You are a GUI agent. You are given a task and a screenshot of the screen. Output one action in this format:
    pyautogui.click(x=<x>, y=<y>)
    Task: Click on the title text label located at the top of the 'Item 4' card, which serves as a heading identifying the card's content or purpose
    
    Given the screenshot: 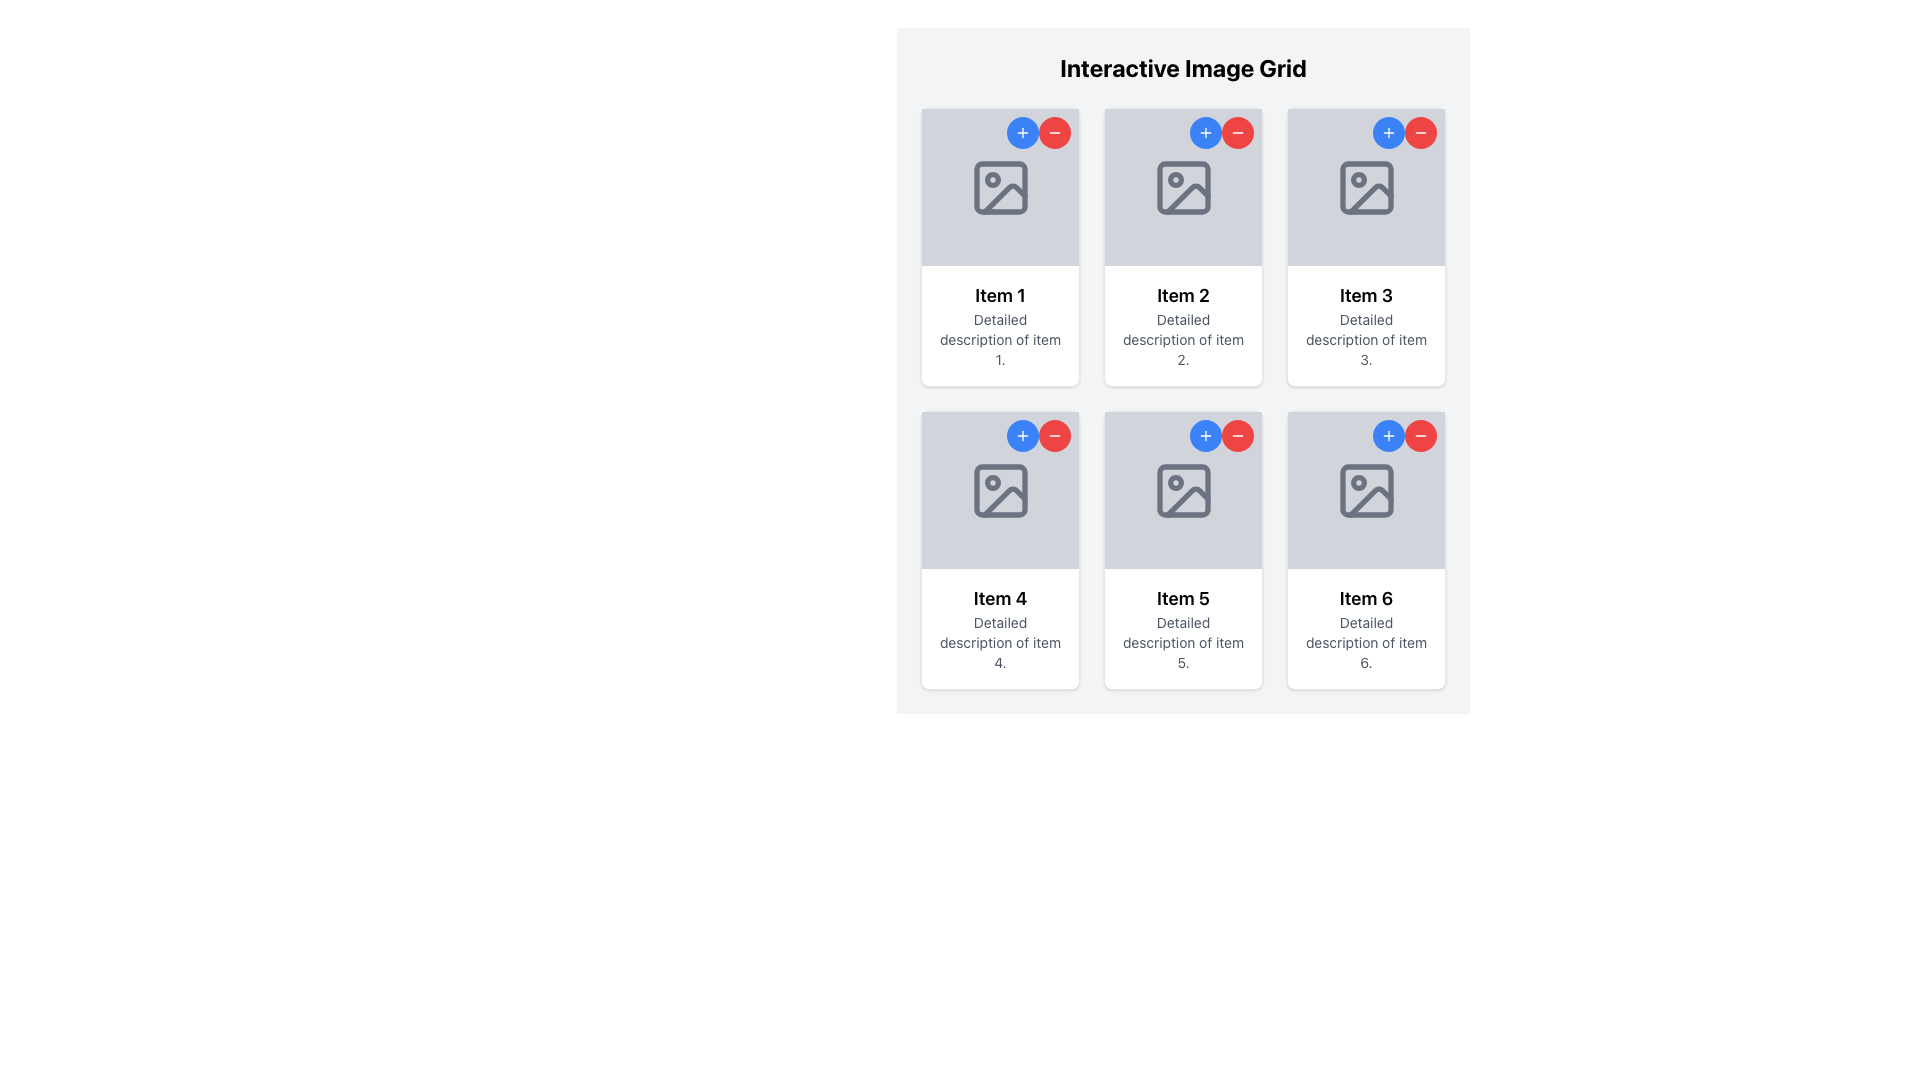 What is the action you would take?
    pyautogui.click(x=1000, y=597)
    